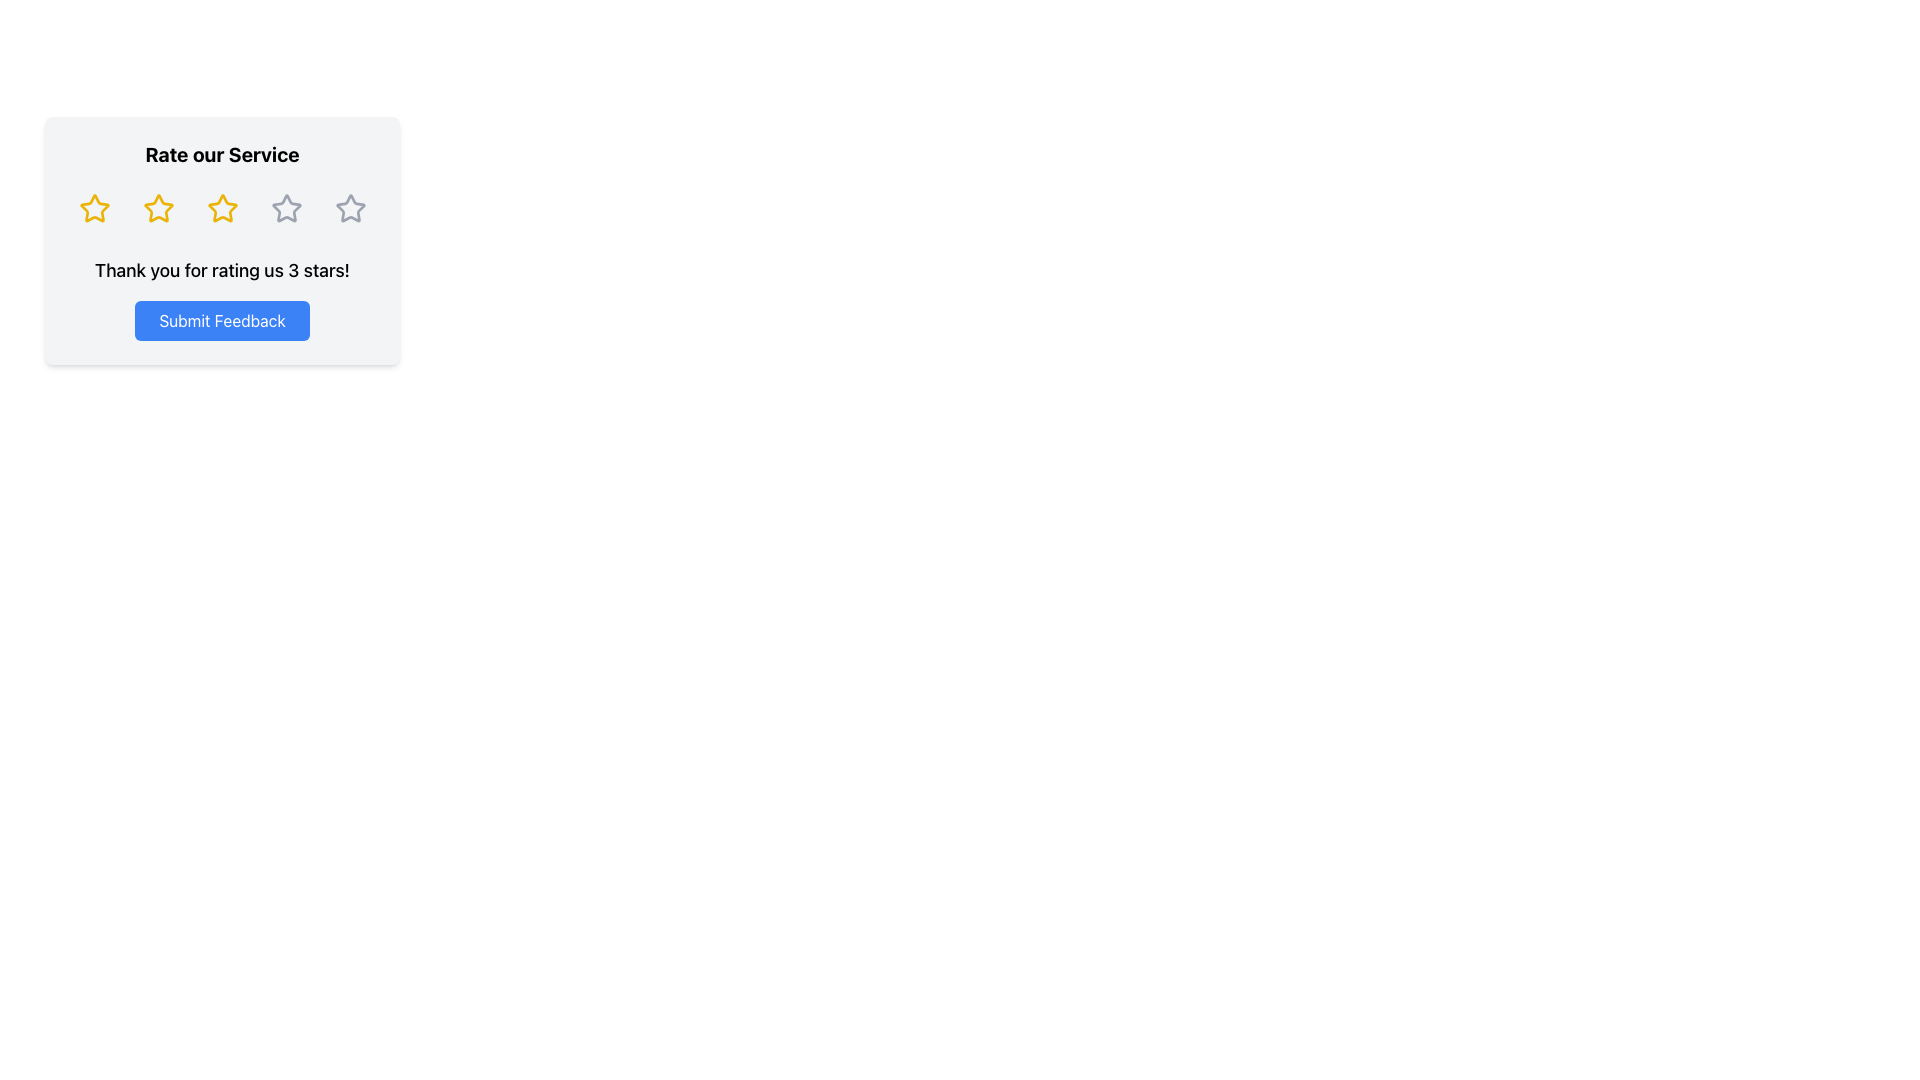  What do you see at coordinates (222, 208) in the screenshot?
I see `the third star icon in the 'Rate our Service' feedback mechanism` at bounding box center [222, 208].